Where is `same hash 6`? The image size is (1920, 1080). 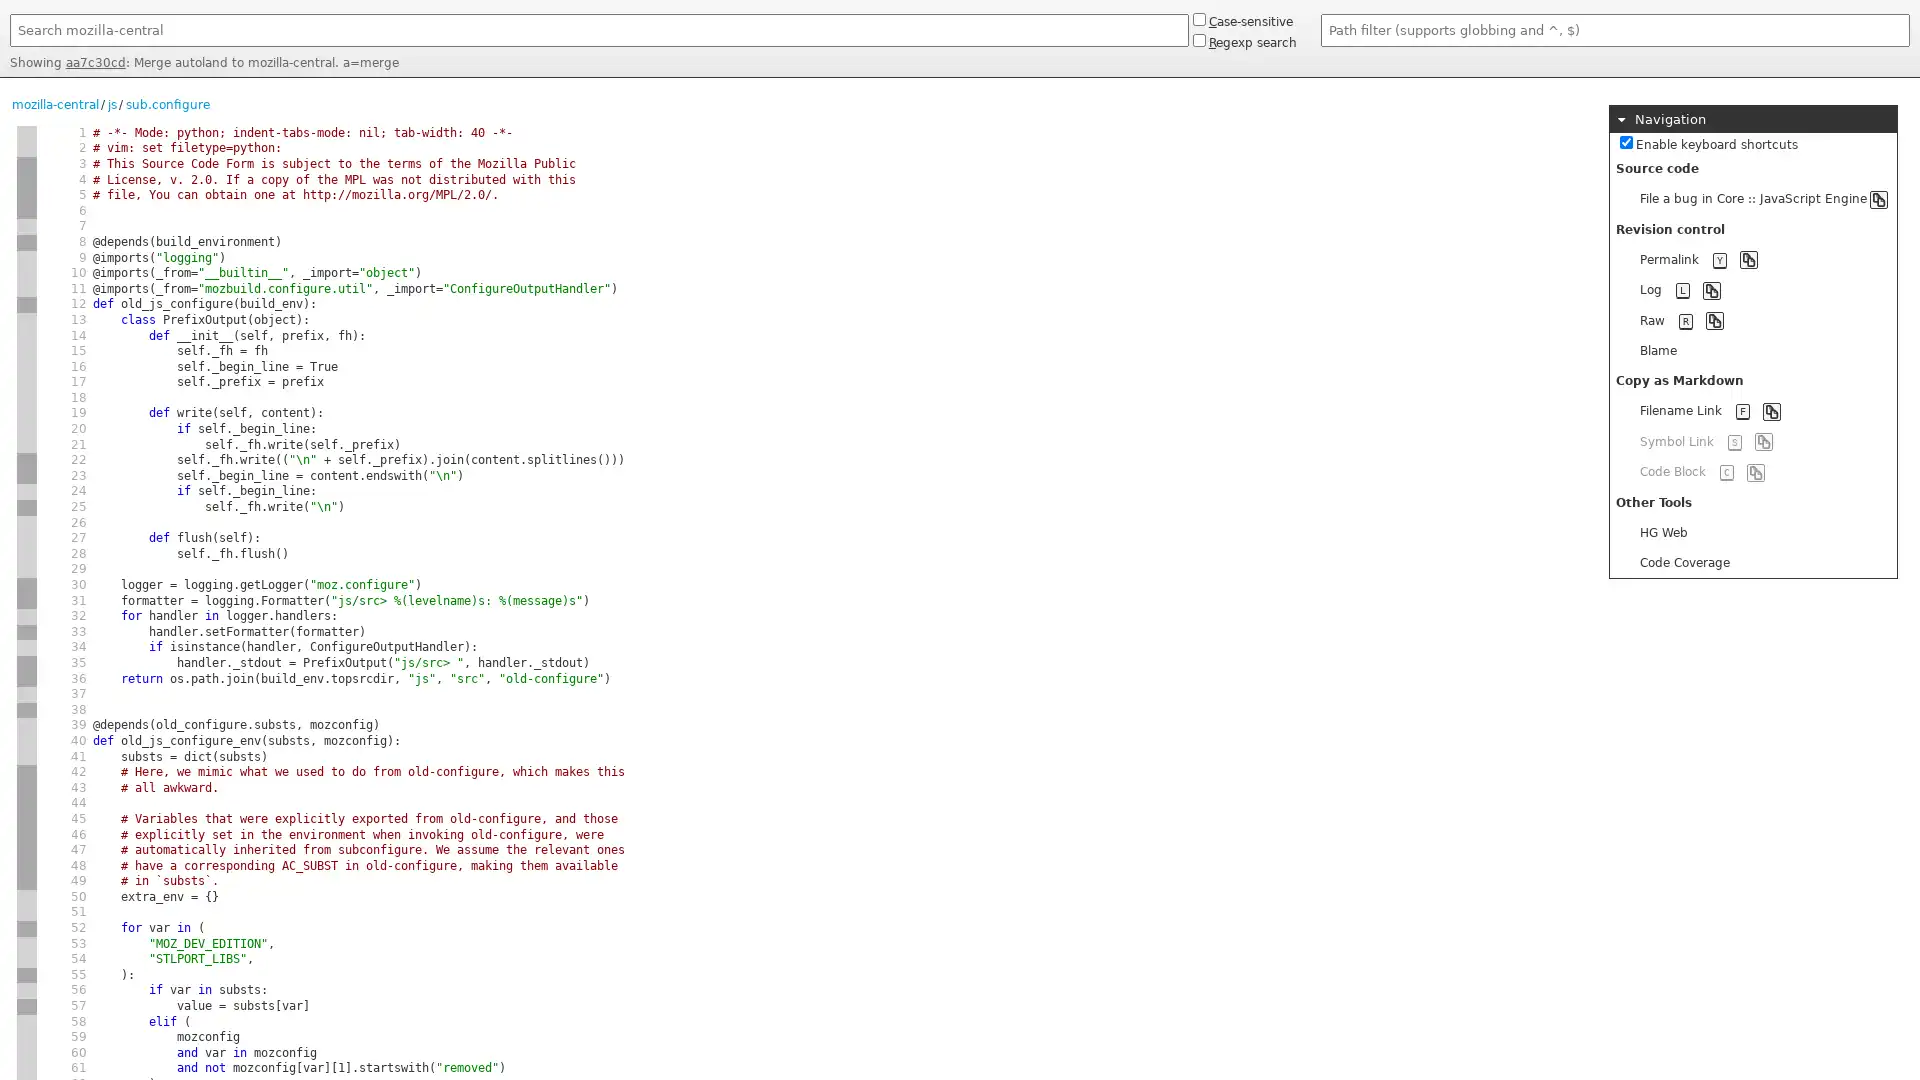 same hash 6 is located at coordinates (27, 537).